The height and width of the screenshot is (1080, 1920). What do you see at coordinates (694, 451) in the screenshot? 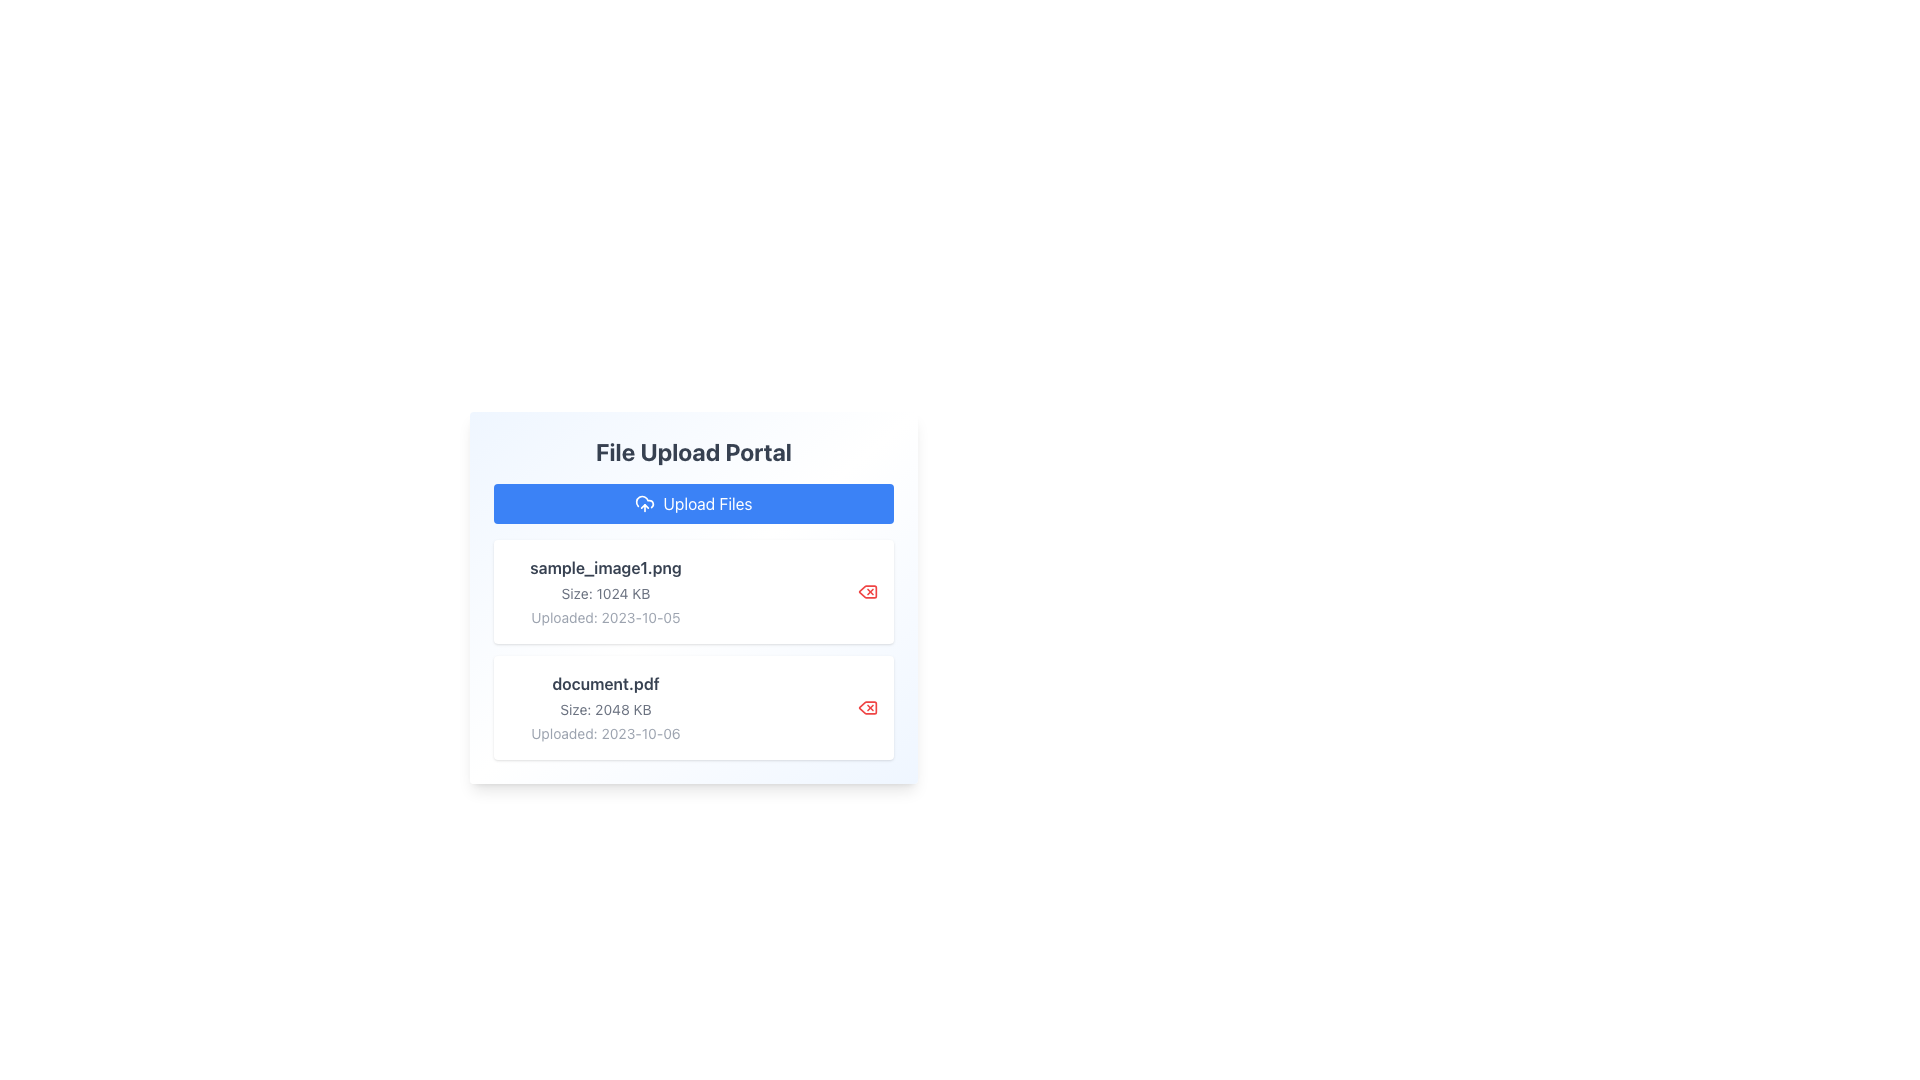
I see `the Text Label that serves as a header for the file uploads section by moving the mouse pointer to its center` at bounding box center [694, 451].